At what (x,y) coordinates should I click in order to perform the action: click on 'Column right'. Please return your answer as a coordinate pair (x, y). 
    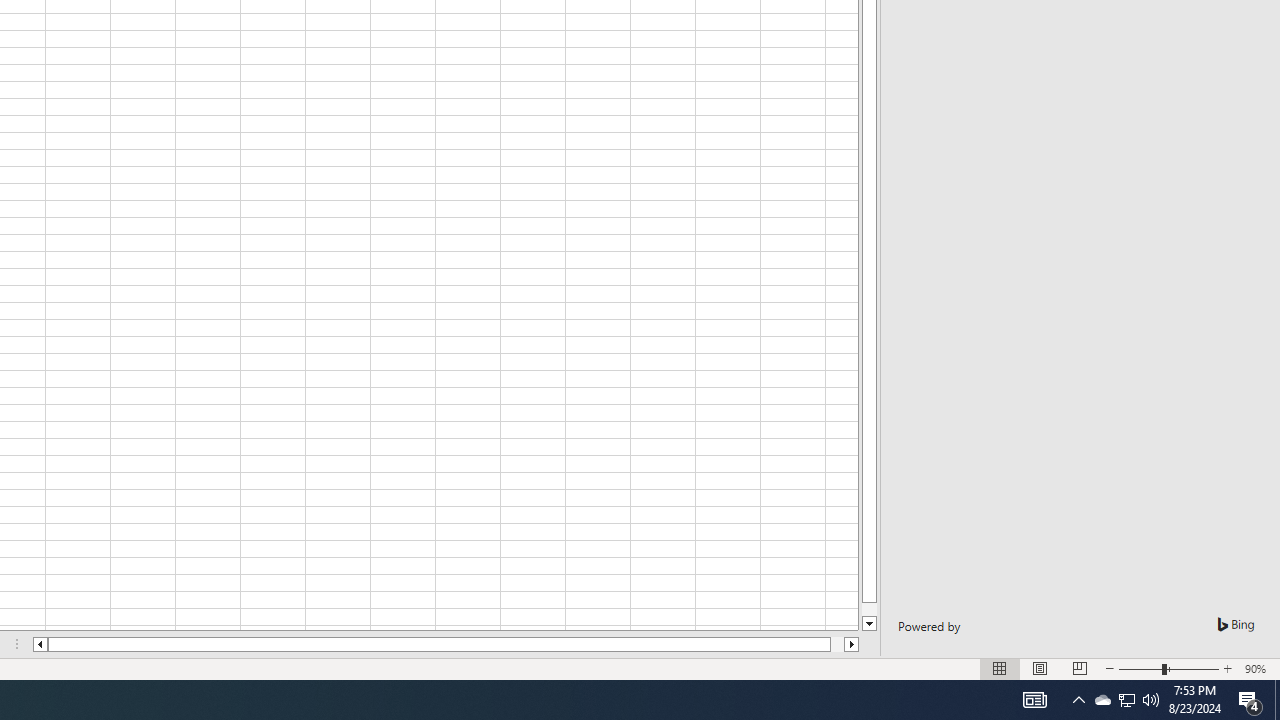
    Looking at the image, I should click on (852, 644).